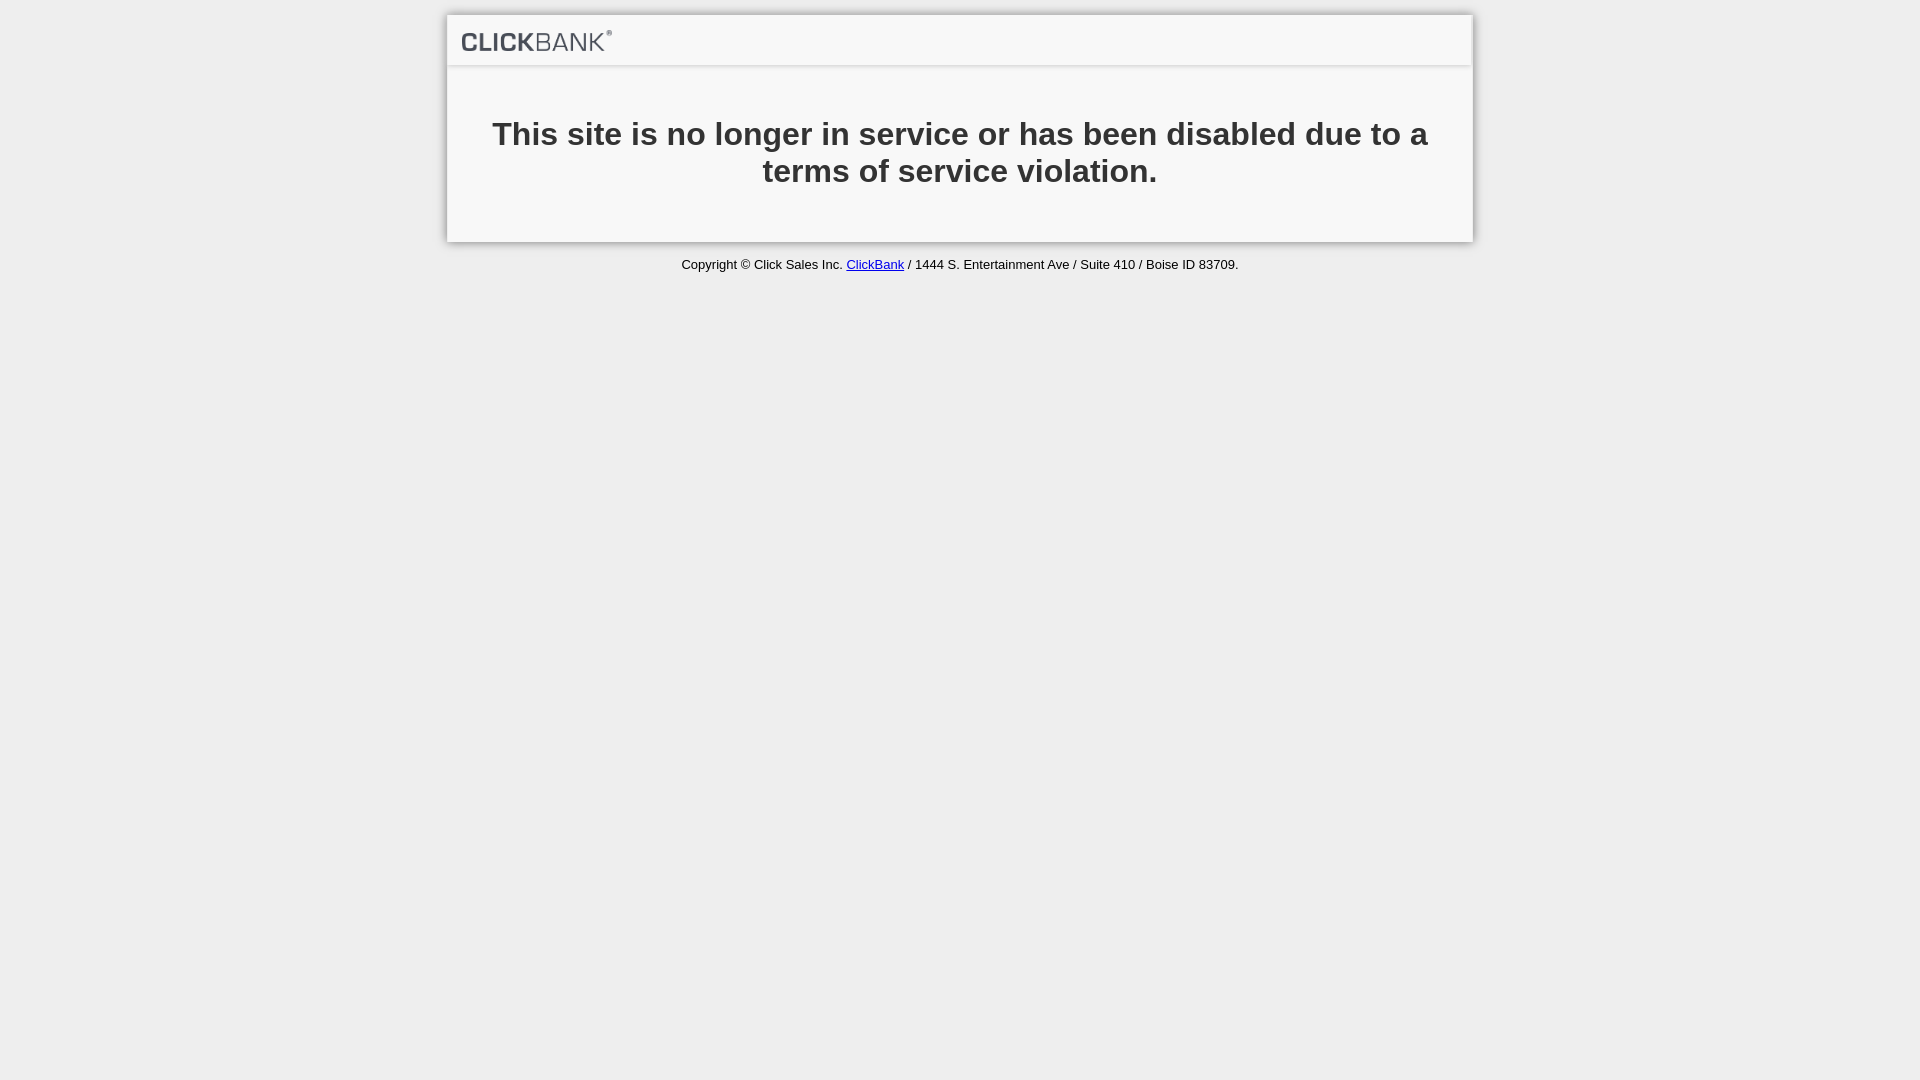  Describe the element at coordinates (845, 263) in the screenshot. I see `'ClickBank'` at that location.